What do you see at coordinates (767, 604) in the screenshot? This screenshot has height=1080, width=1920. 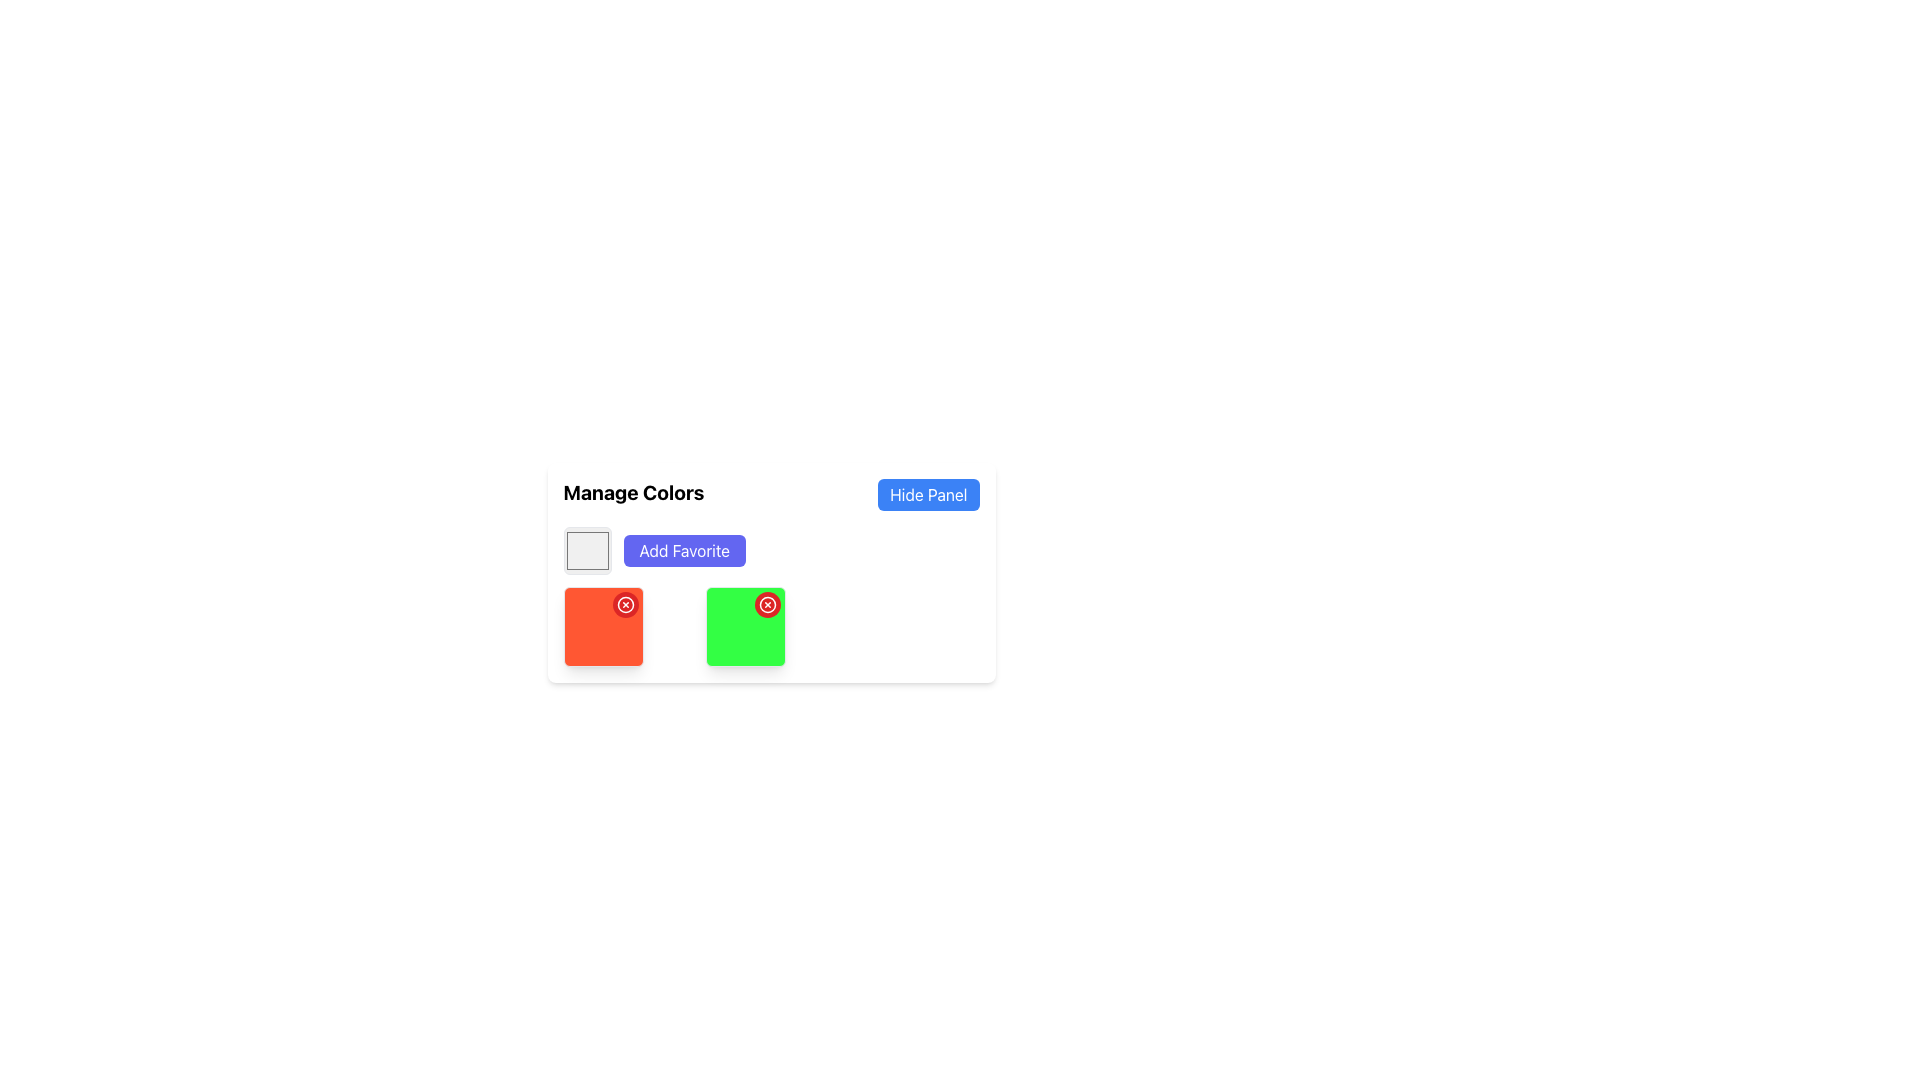 I see `the Circular Close/Delete Icon located at the top-right corner of the green square block` at bounding box center [767, 604].